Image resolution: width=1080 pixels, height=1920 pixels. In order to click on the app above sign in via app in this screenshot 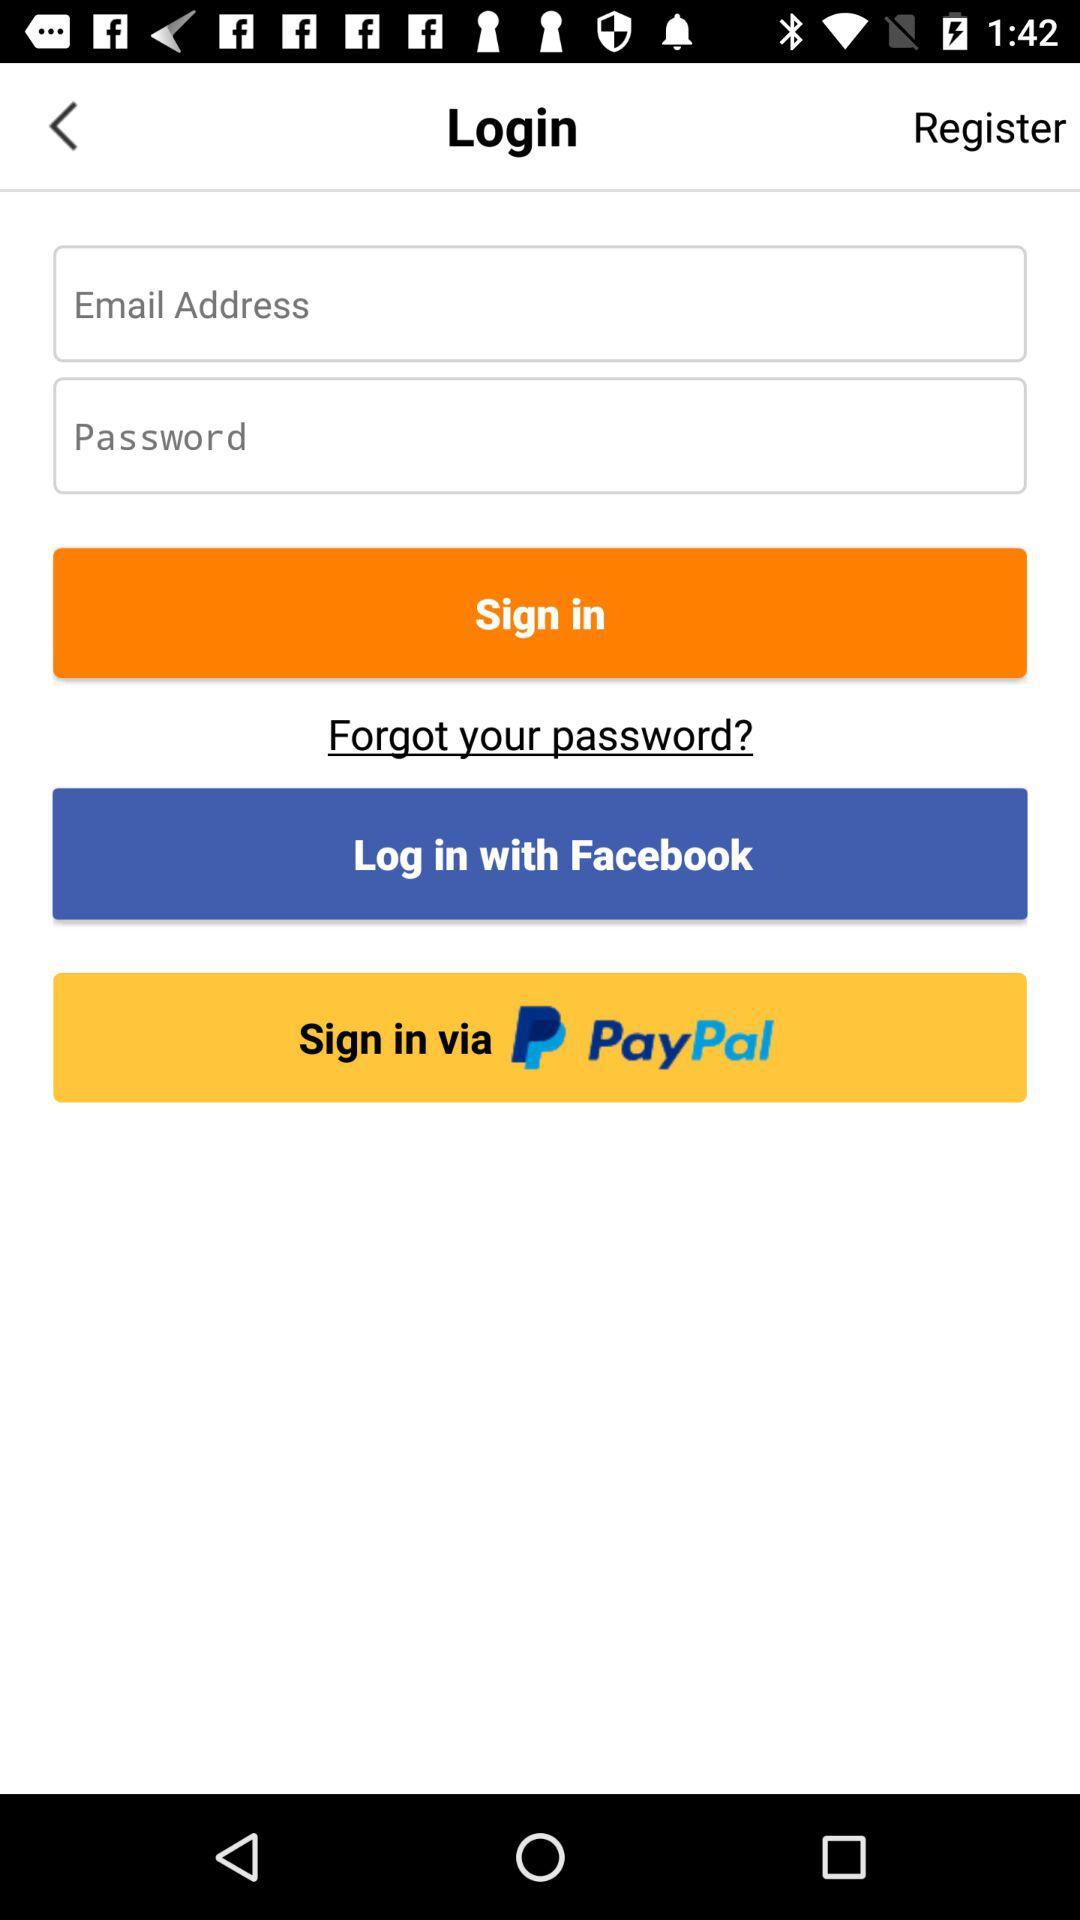, I will do `click(540, 853)`.